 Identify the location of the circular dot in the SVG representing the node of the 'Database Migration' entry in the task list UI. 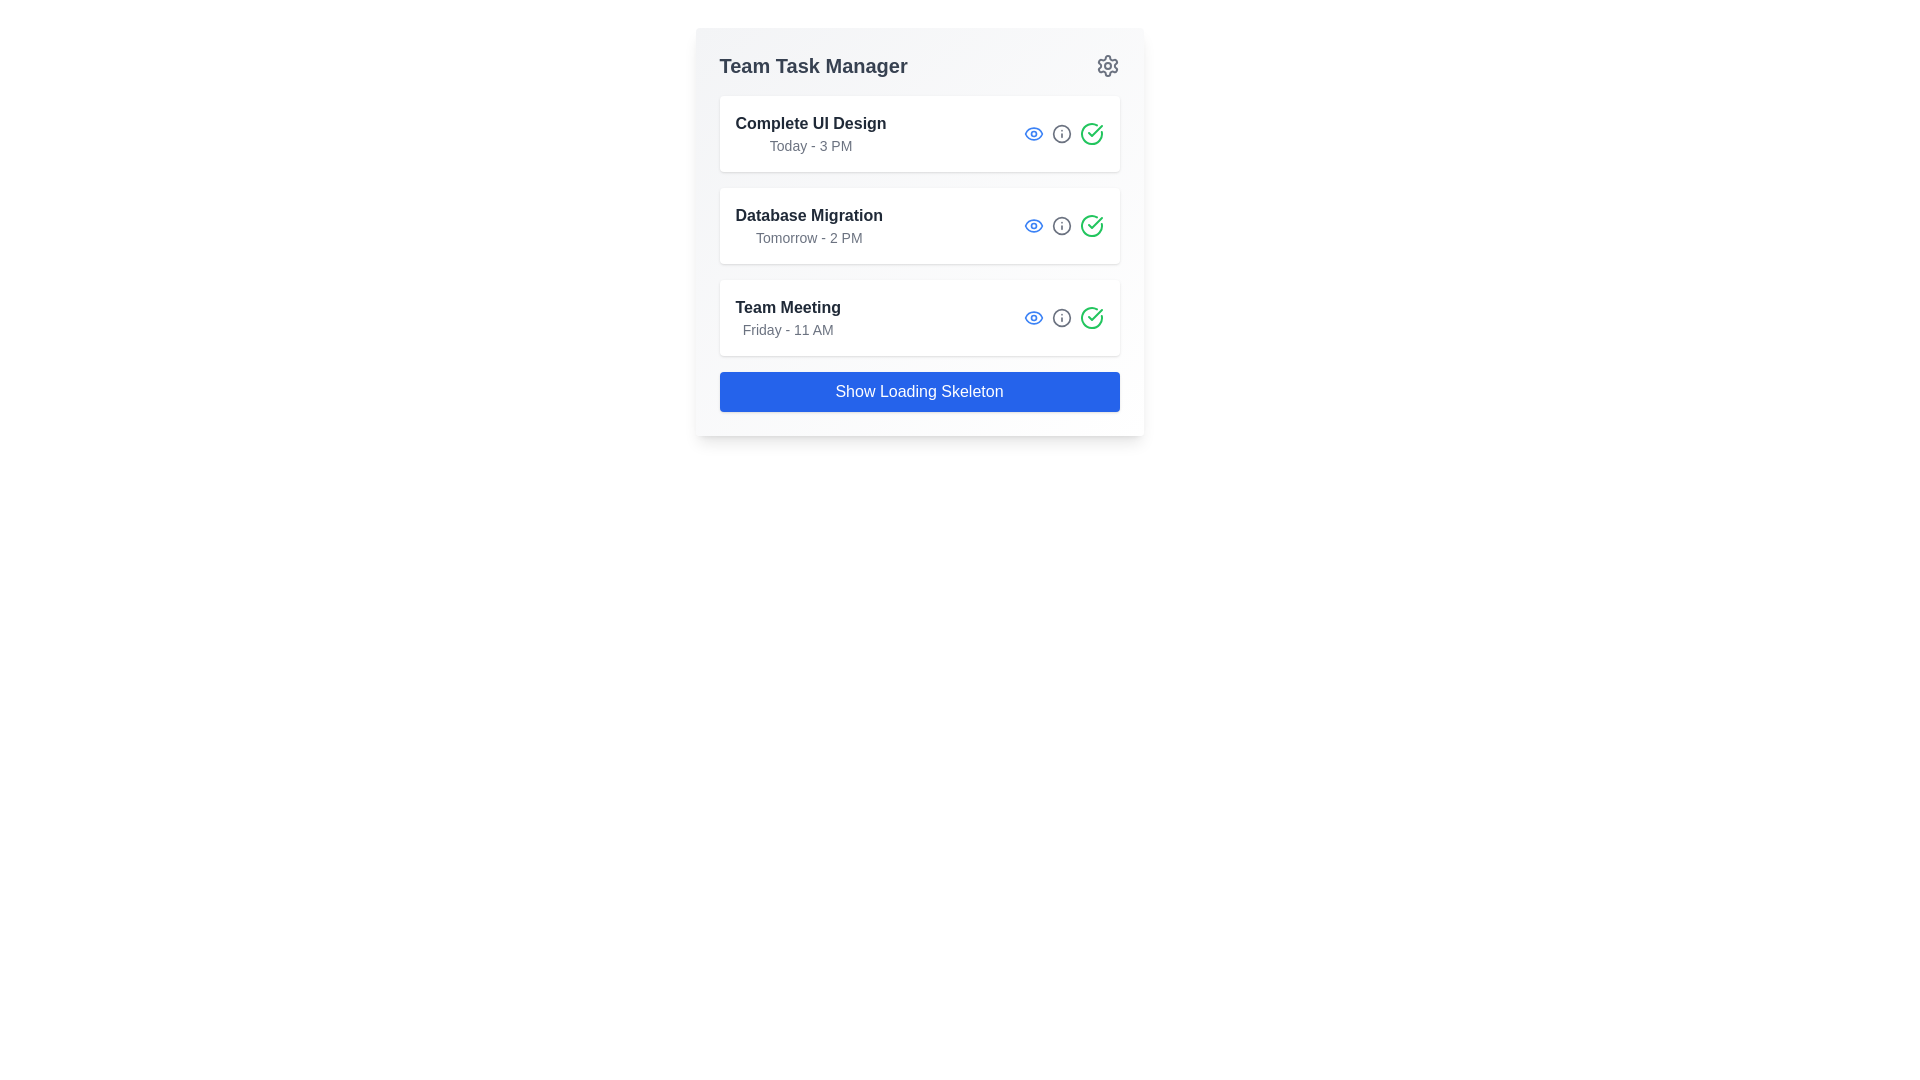
(1060, 134).